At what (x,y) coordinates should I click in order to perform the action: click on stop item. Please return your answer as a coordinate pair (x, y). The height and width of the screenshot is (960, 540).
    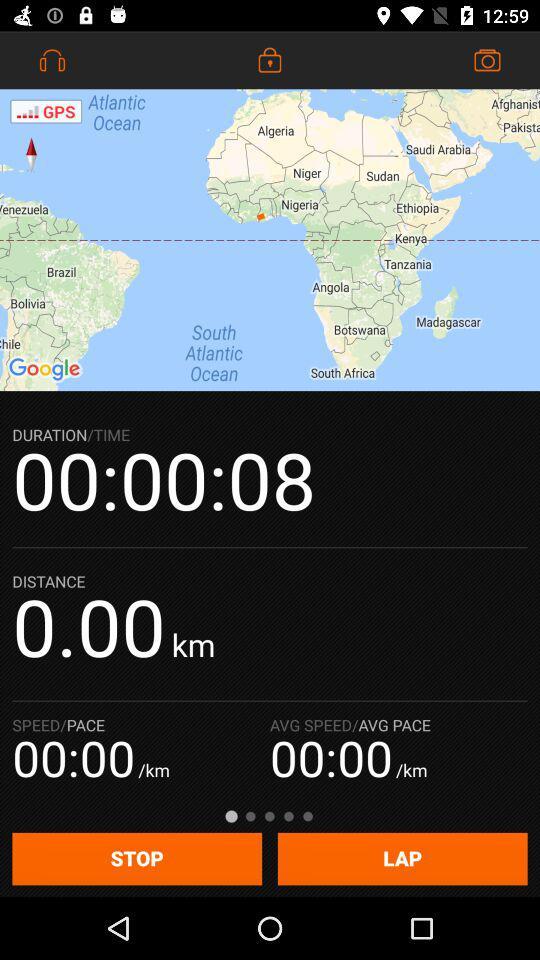
    Looking at the image, I should click on (136, 858).